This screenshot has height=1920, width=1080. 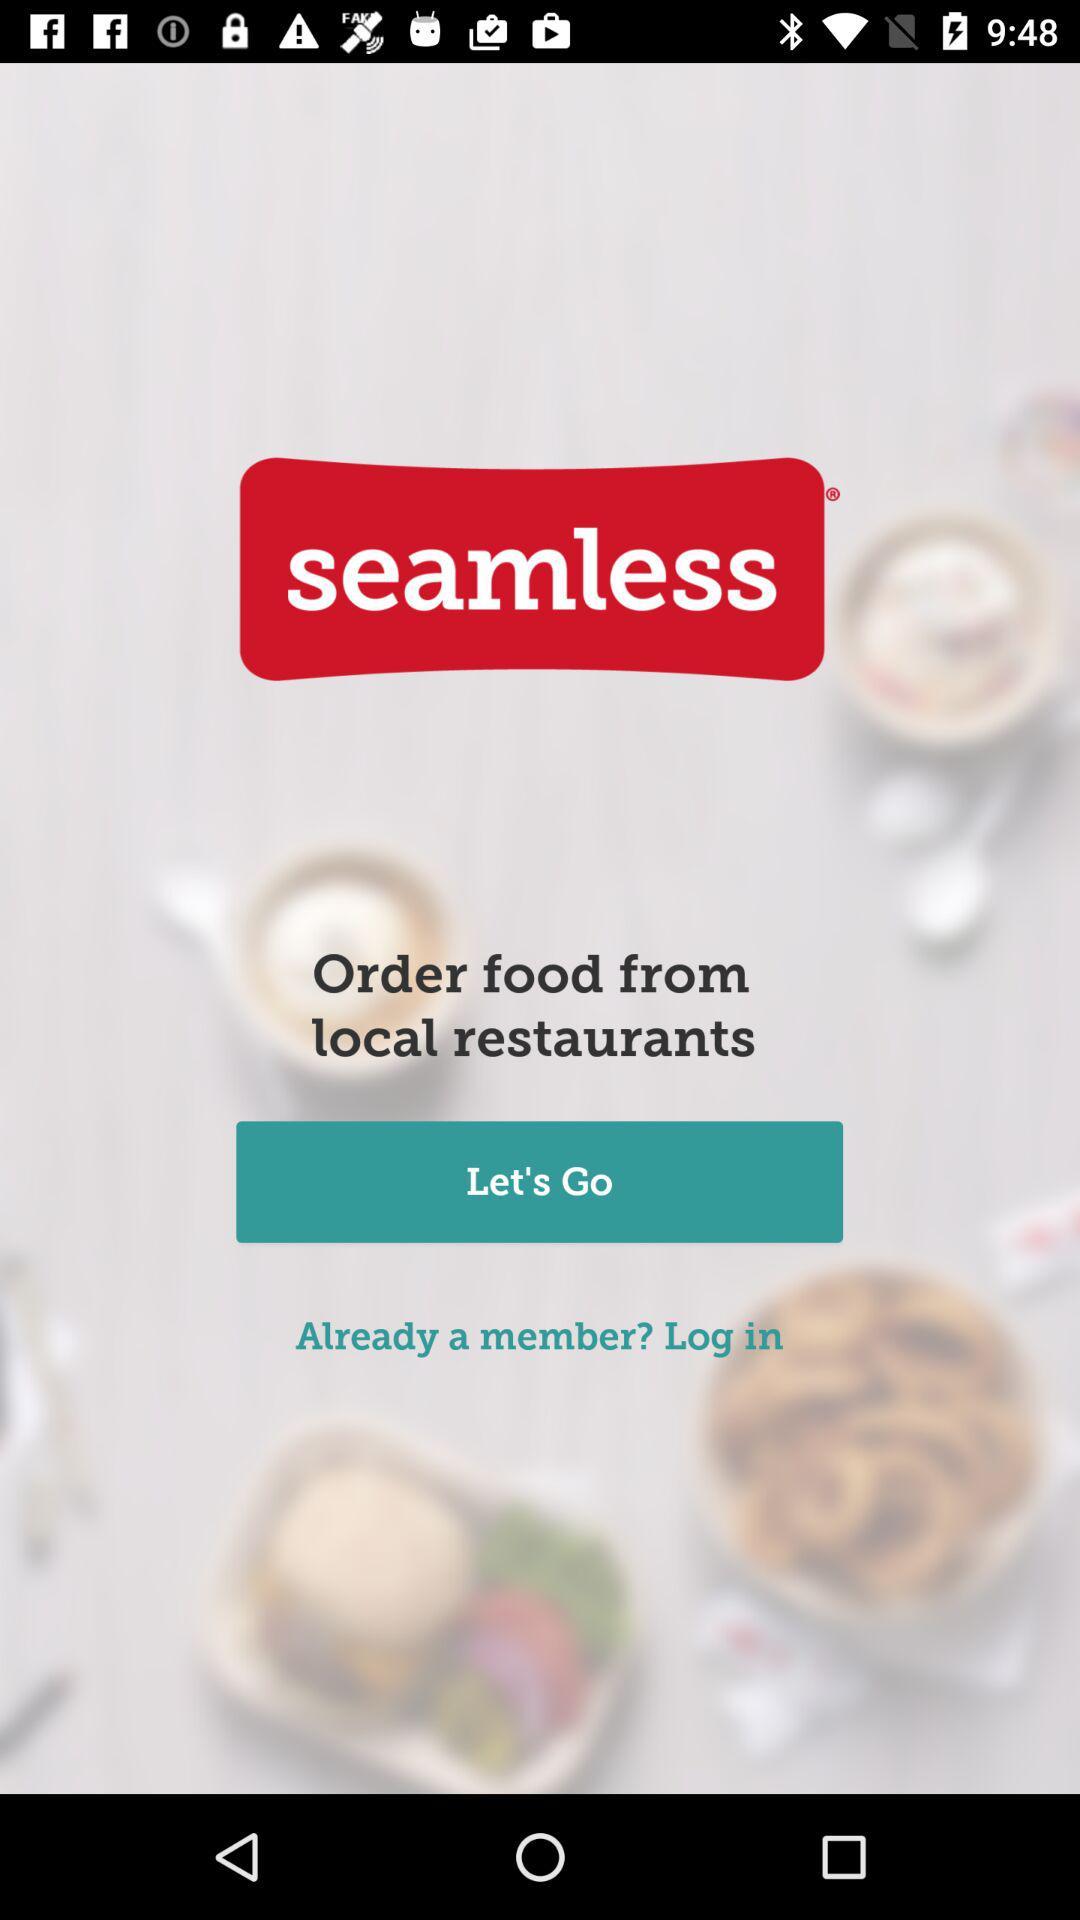 I want to click on the already a member item, so click(x=538, y=1336).